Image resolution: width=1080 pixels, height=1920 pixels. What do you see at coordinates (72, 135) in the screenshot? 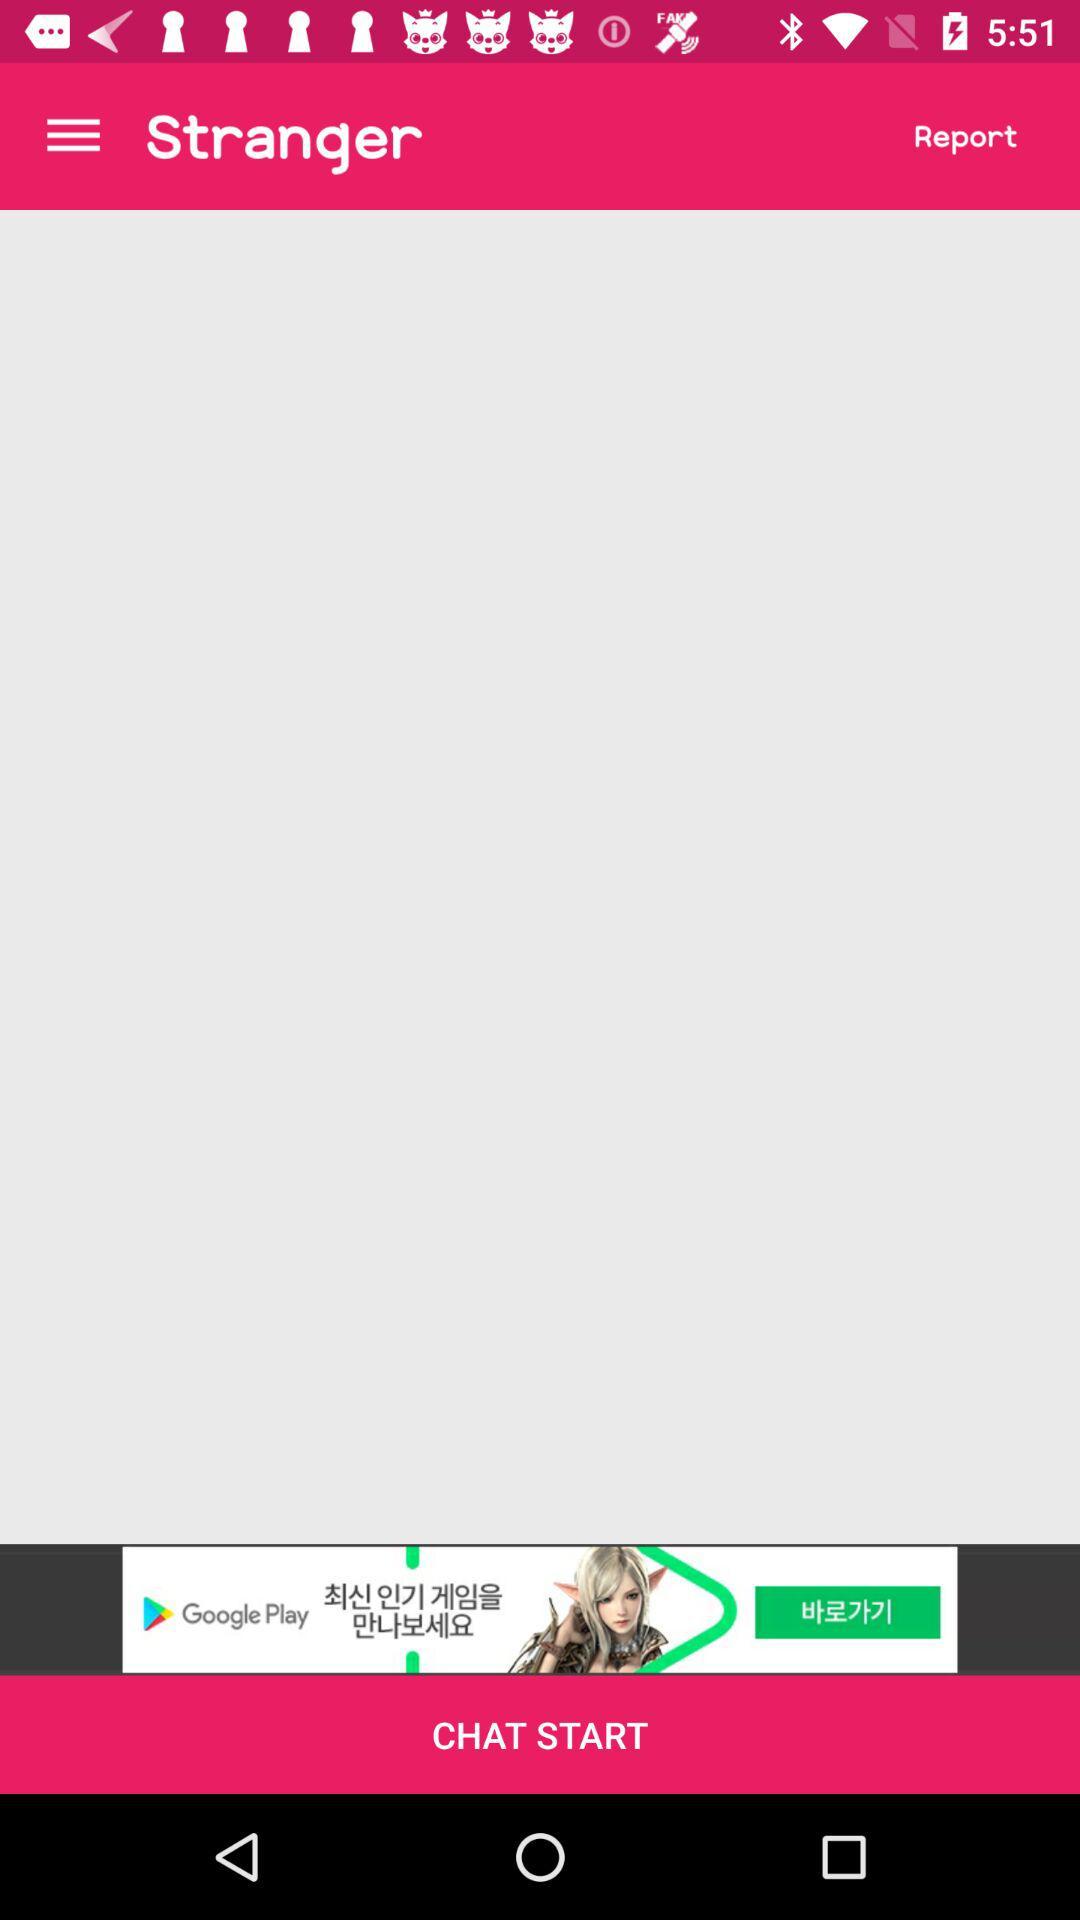
I see `menu` at bounding box center [72, 135].